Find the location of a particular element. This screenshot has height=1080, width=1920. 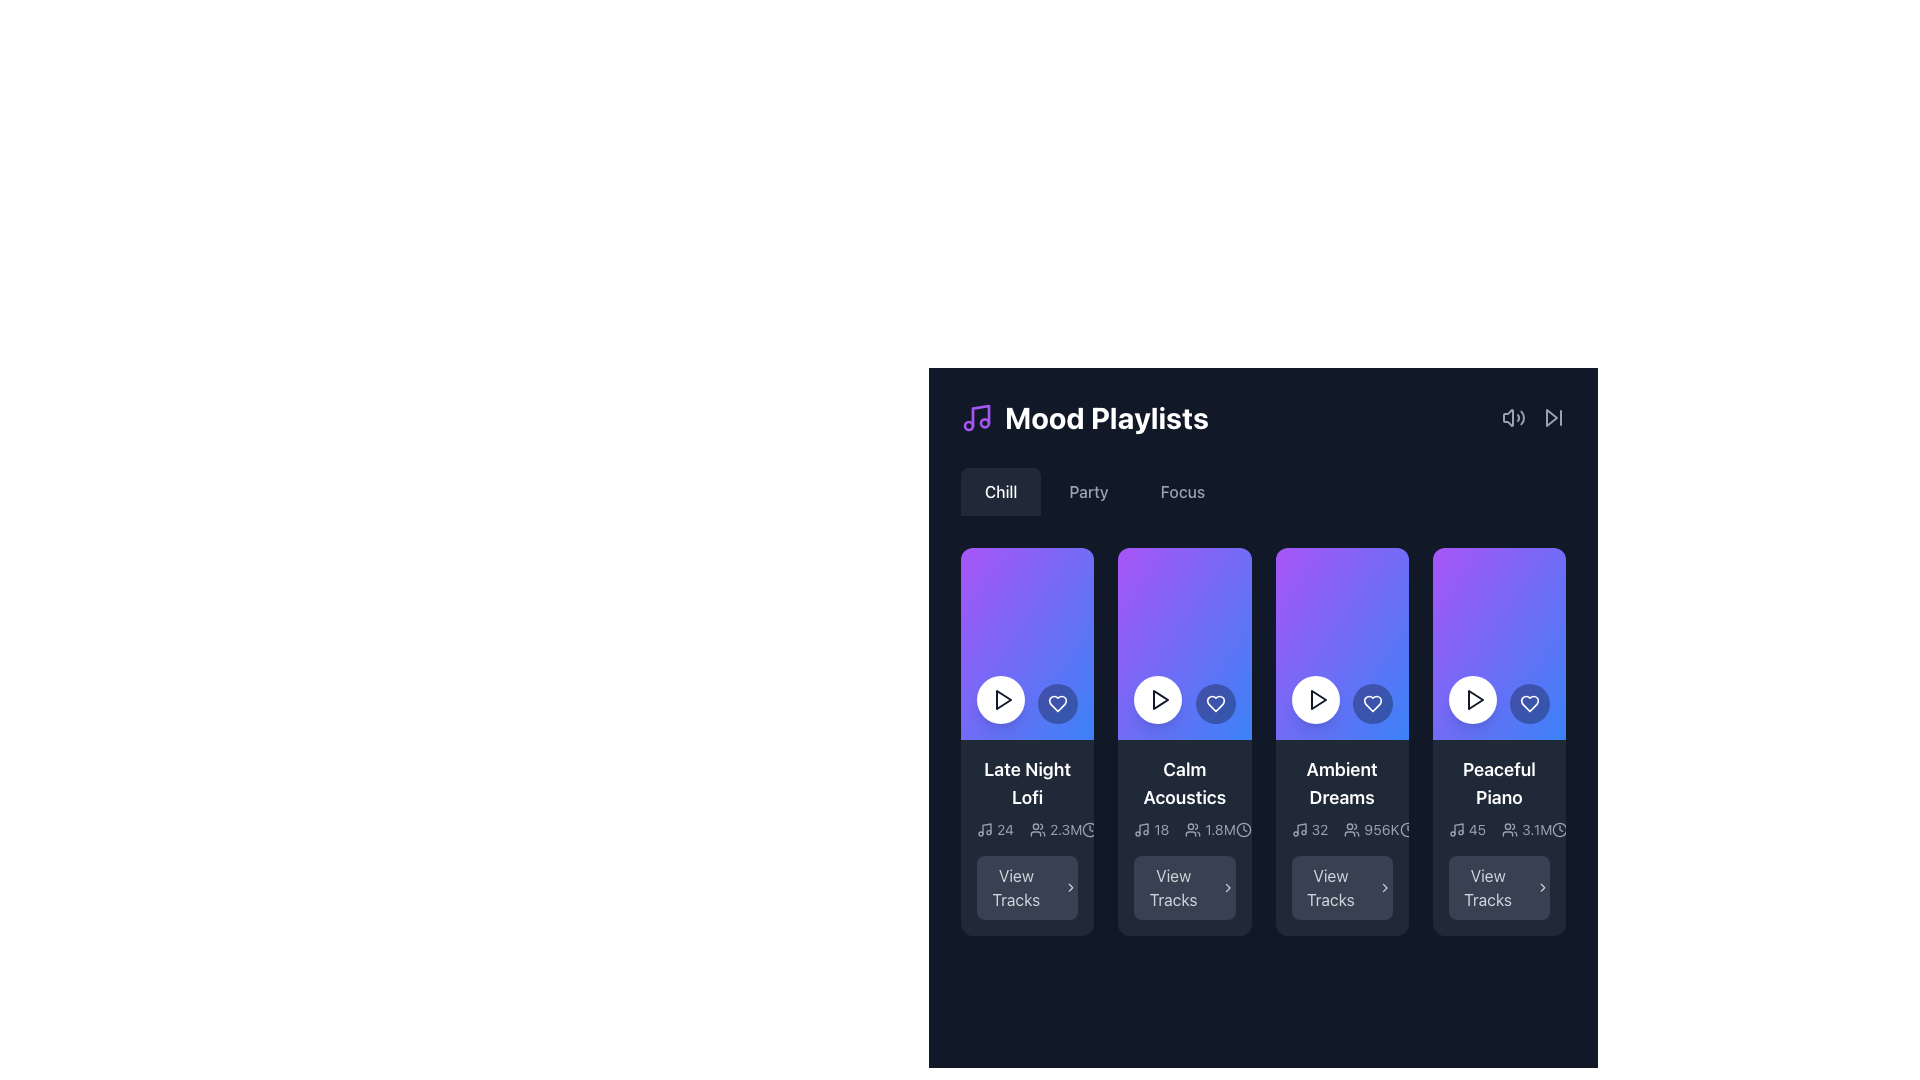

the first playlist card with a gradient background transitioning from purple to blue, which contains two circular buttons at the bottom corners is located at coordinates (1027, 644).